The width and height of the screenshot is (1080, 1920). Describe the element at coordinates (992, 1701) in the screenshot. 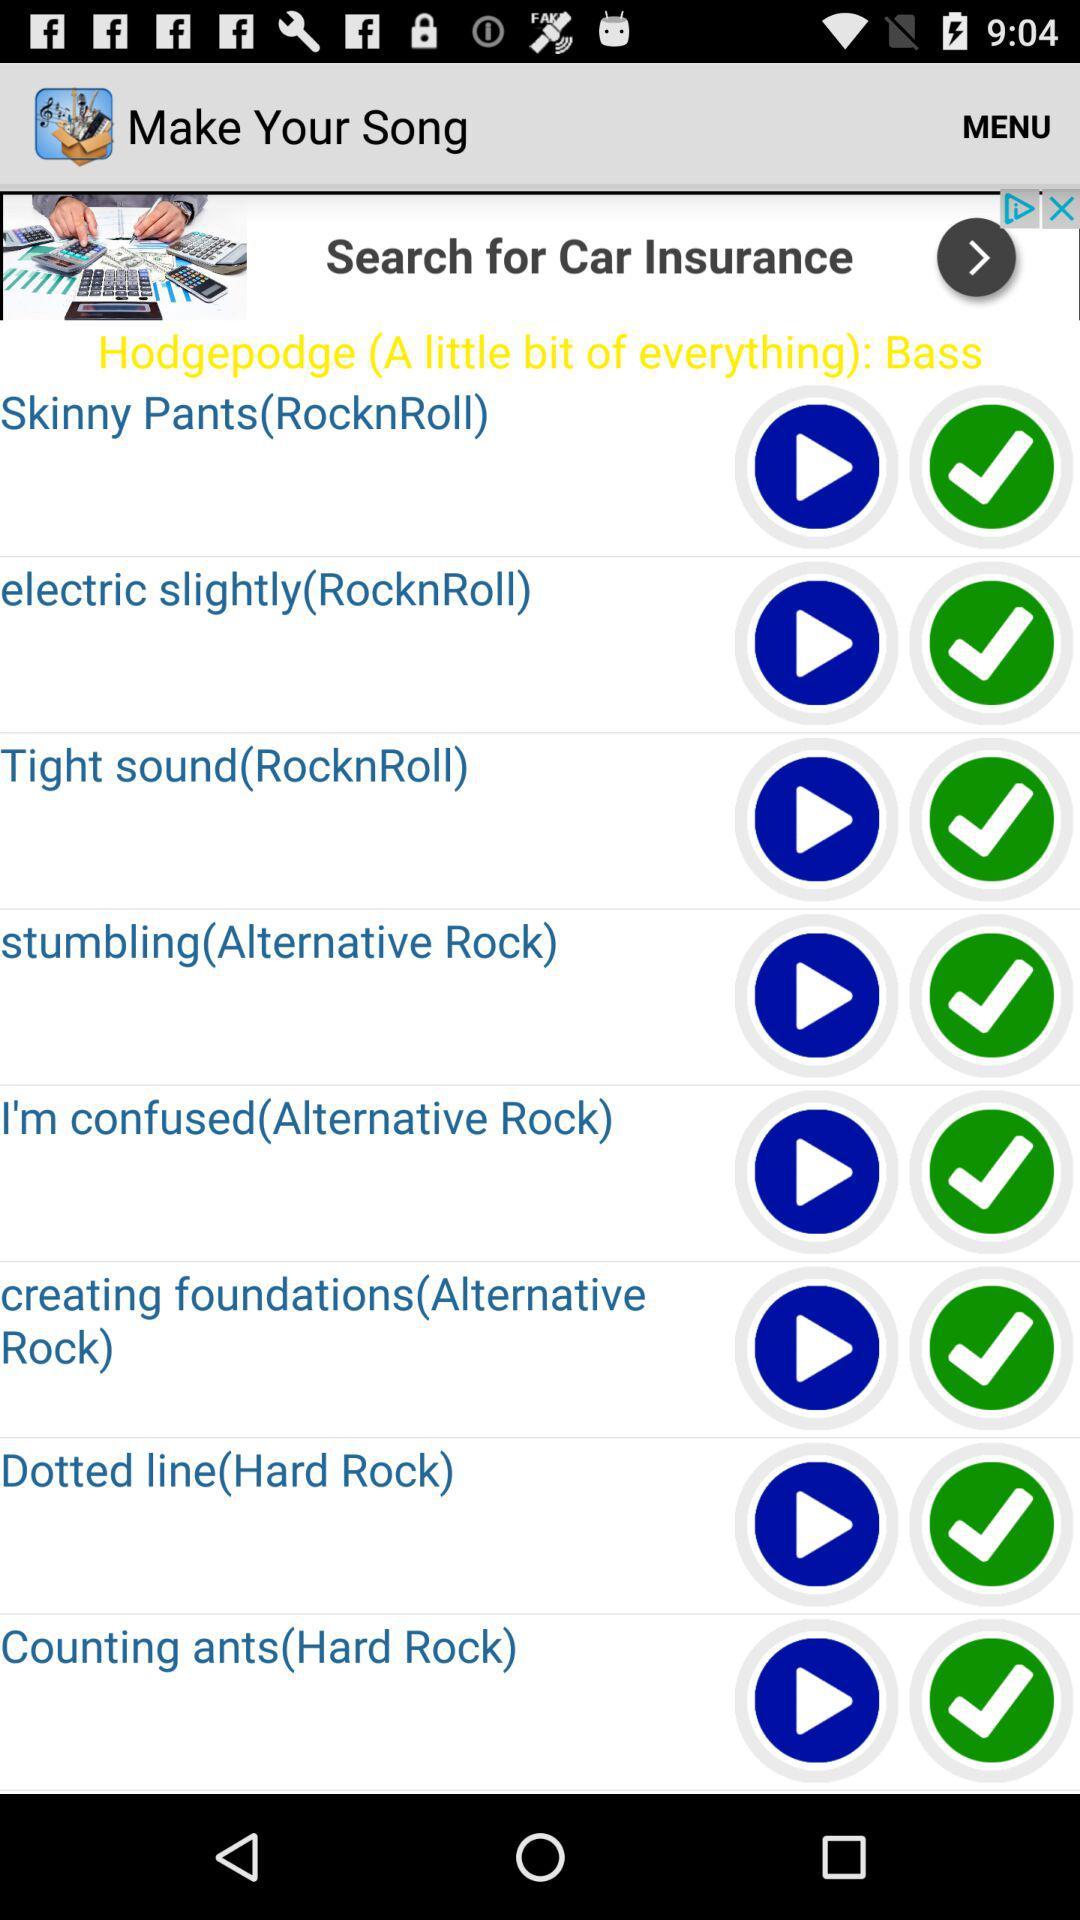

I see `tick` at that location.